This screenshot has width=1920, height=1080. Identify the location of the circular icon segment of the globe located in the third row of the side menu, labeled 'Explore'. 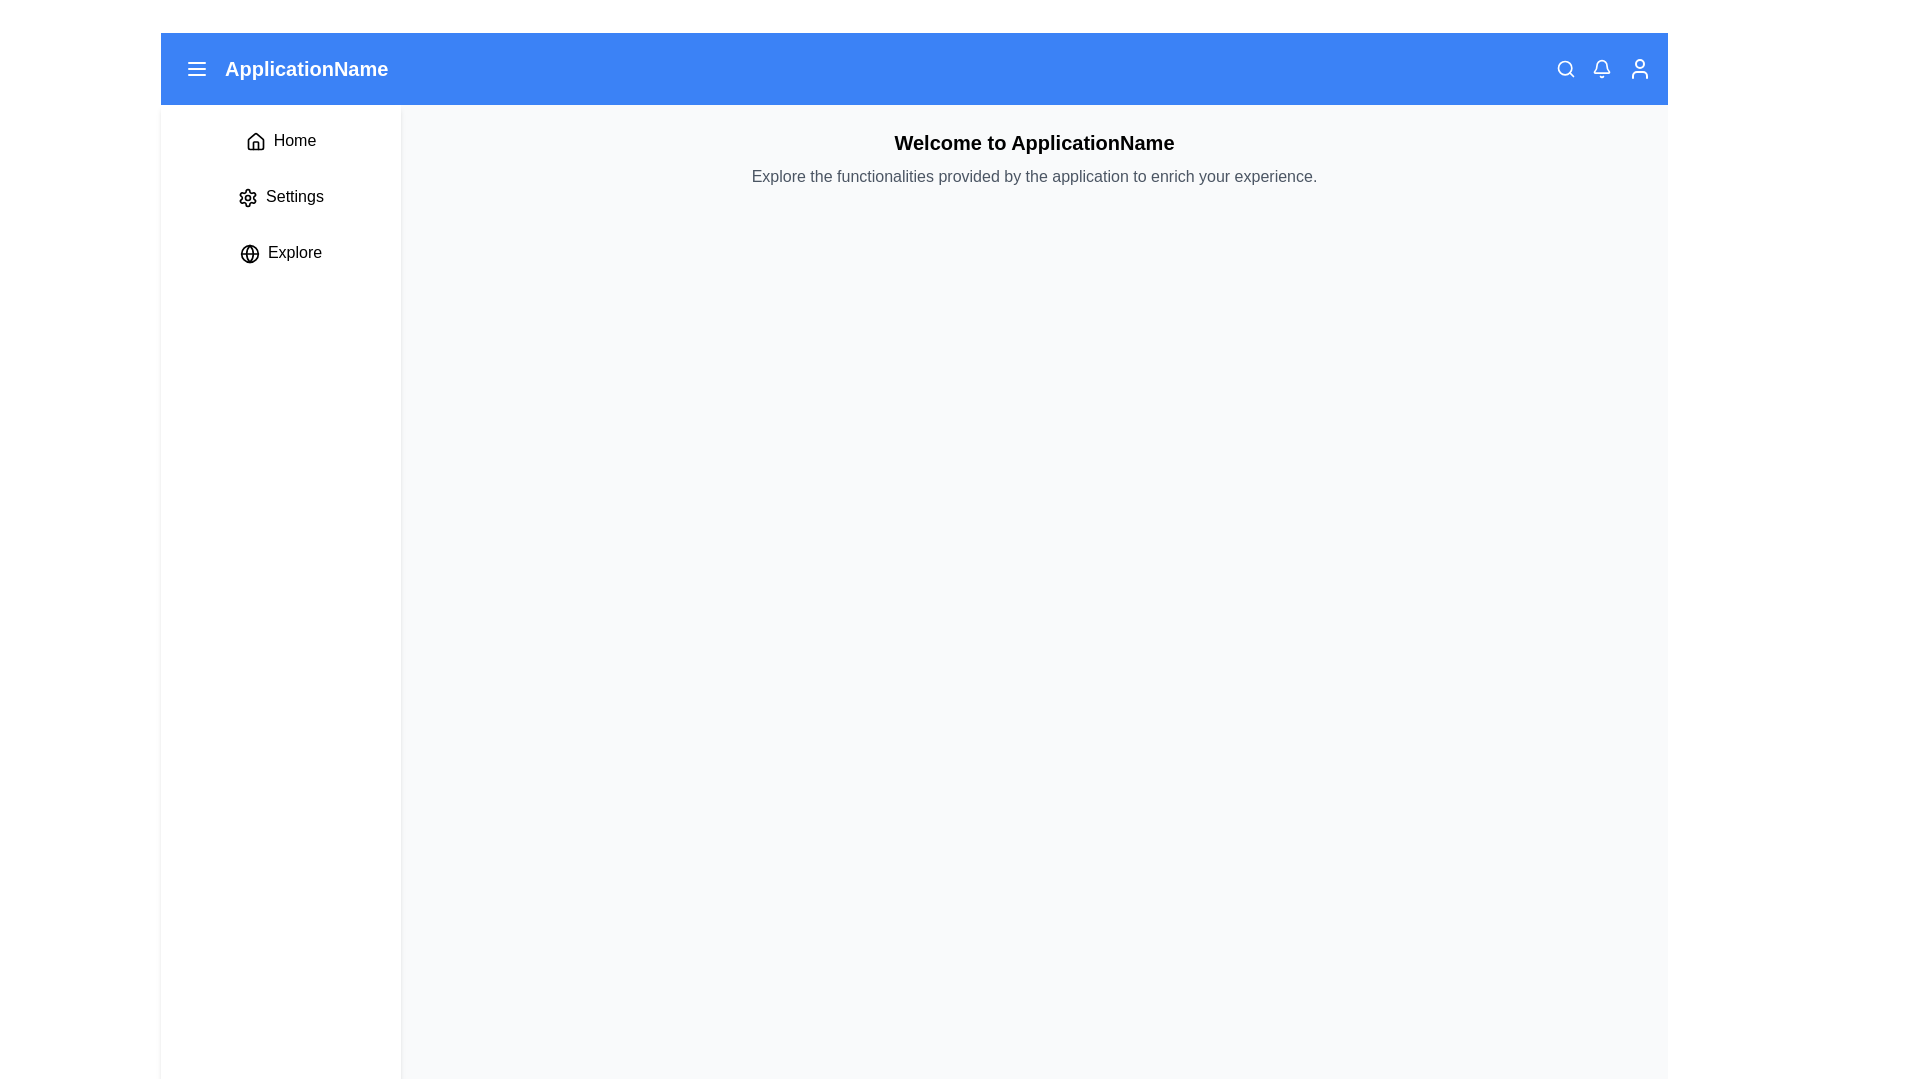
(248, 252).